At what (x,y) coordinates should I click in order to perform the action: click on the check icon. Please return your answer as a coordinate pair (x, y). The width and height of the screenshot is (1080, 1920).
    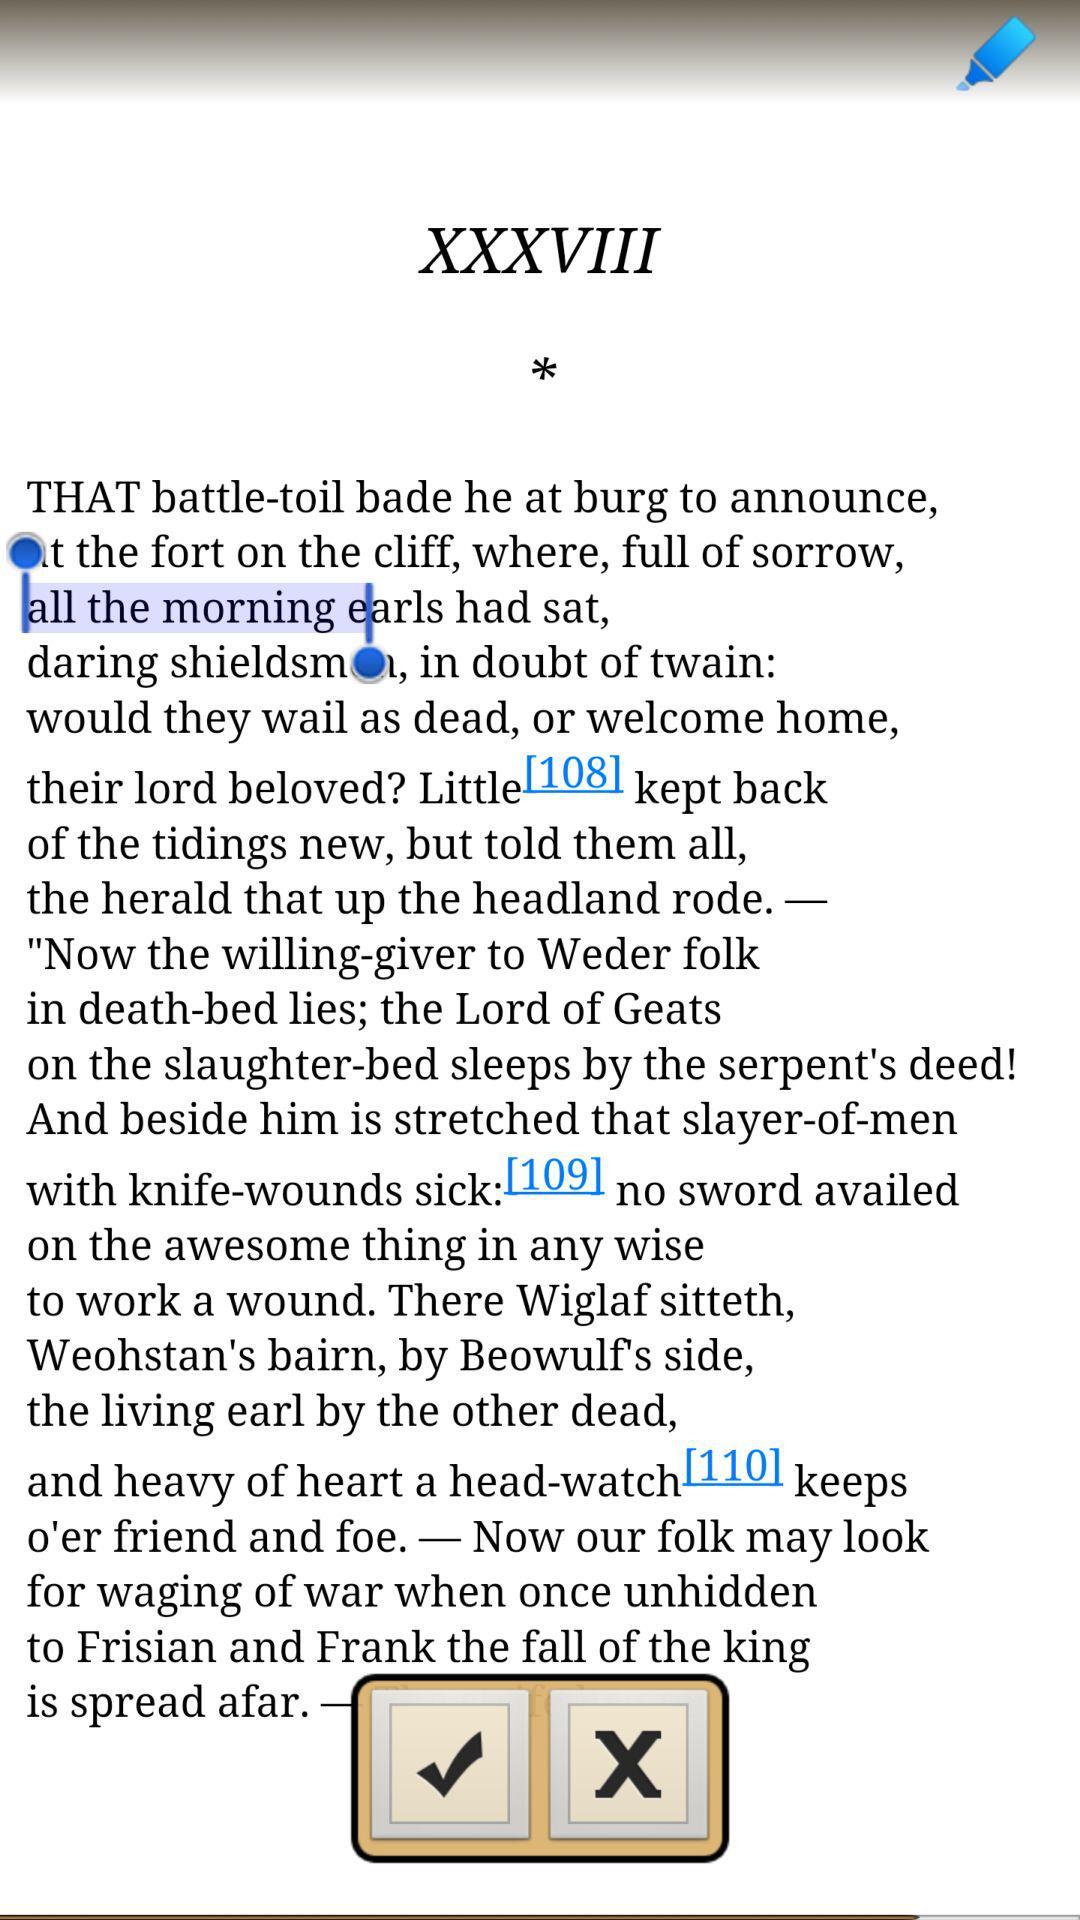
    Looking at the image, I should click on (450, 1770).